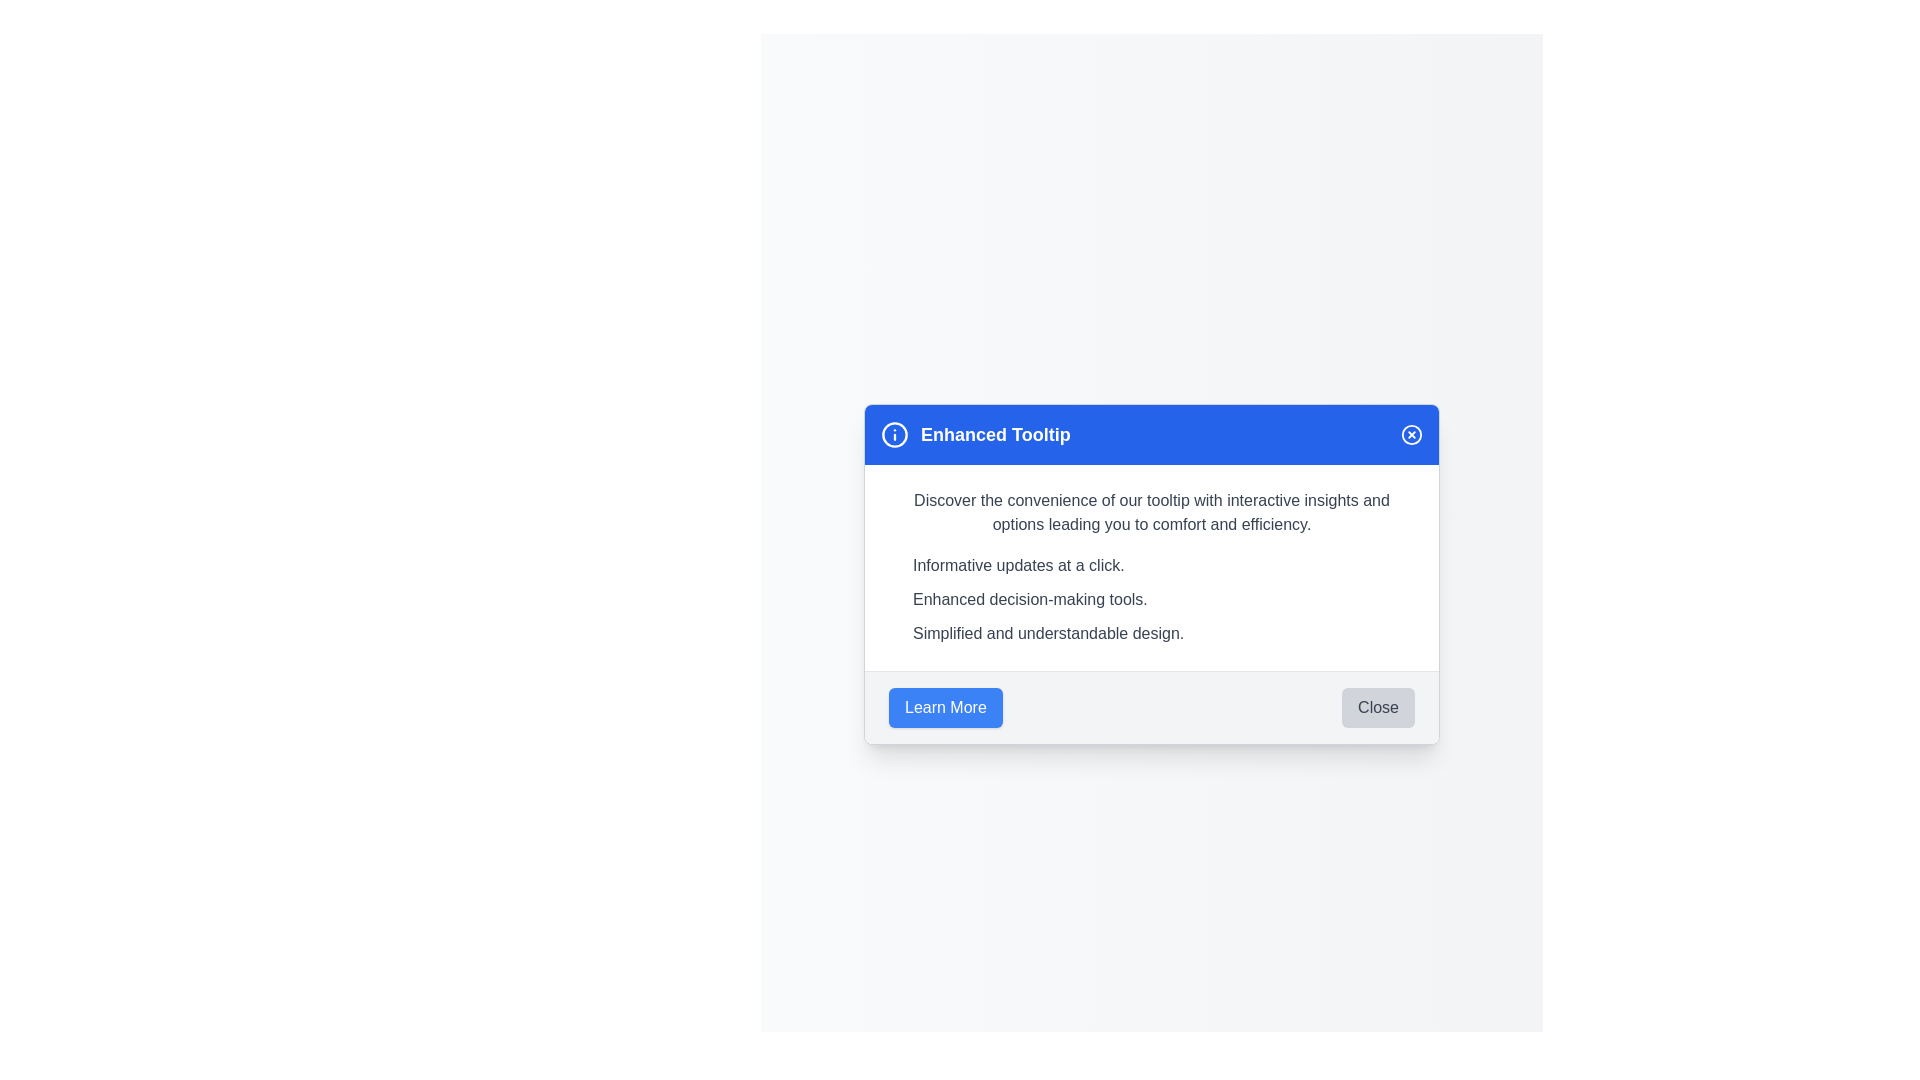  What do you see at coordinates (1163, 565) in the screenshot?
I see `the first item in the bullet-point list located within the 'Enhanced Tooltip' box` at bounding box center [1163, 565].